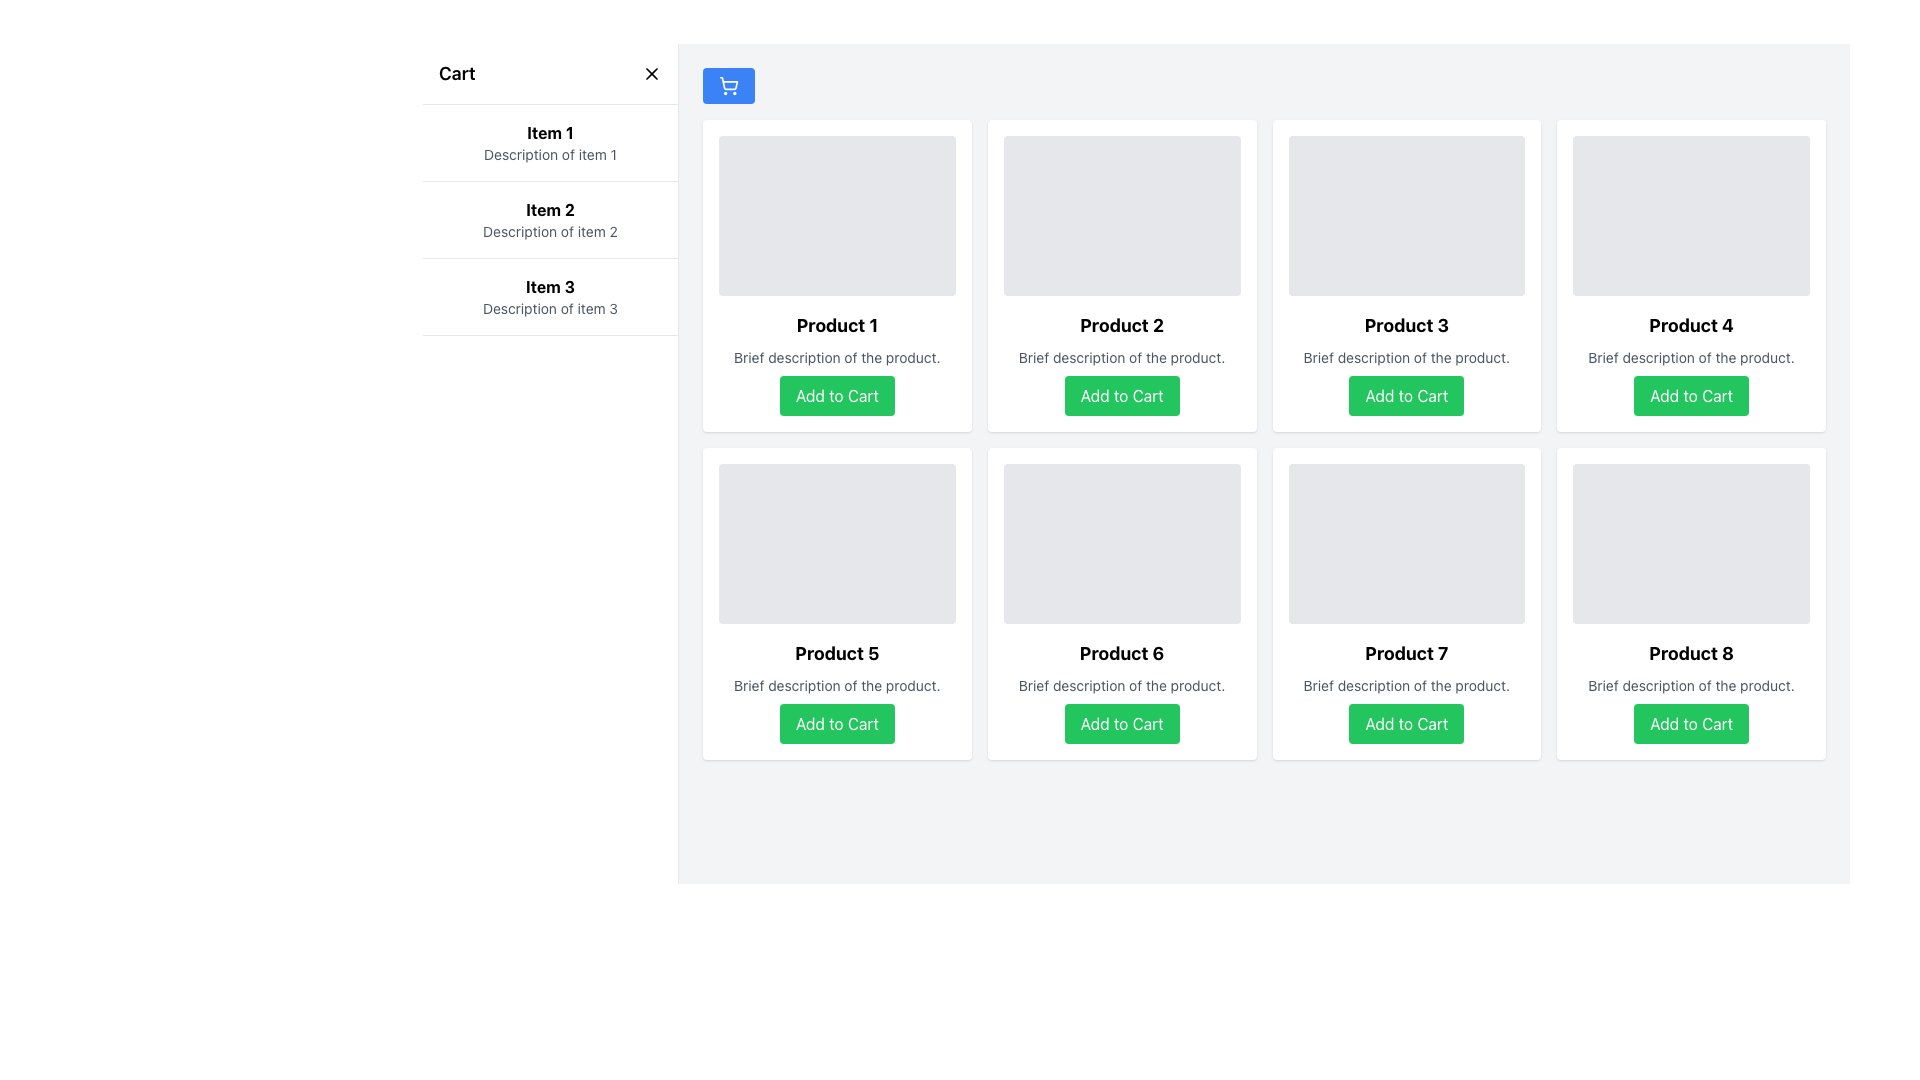 The height and width of the screenshot is (1080, 1920). I want to click on text label that displays 'Brief description of the product.' located within the 'Product 1' card, positioned below the title and above the 'Add to Cart' button, so click(837, 357).